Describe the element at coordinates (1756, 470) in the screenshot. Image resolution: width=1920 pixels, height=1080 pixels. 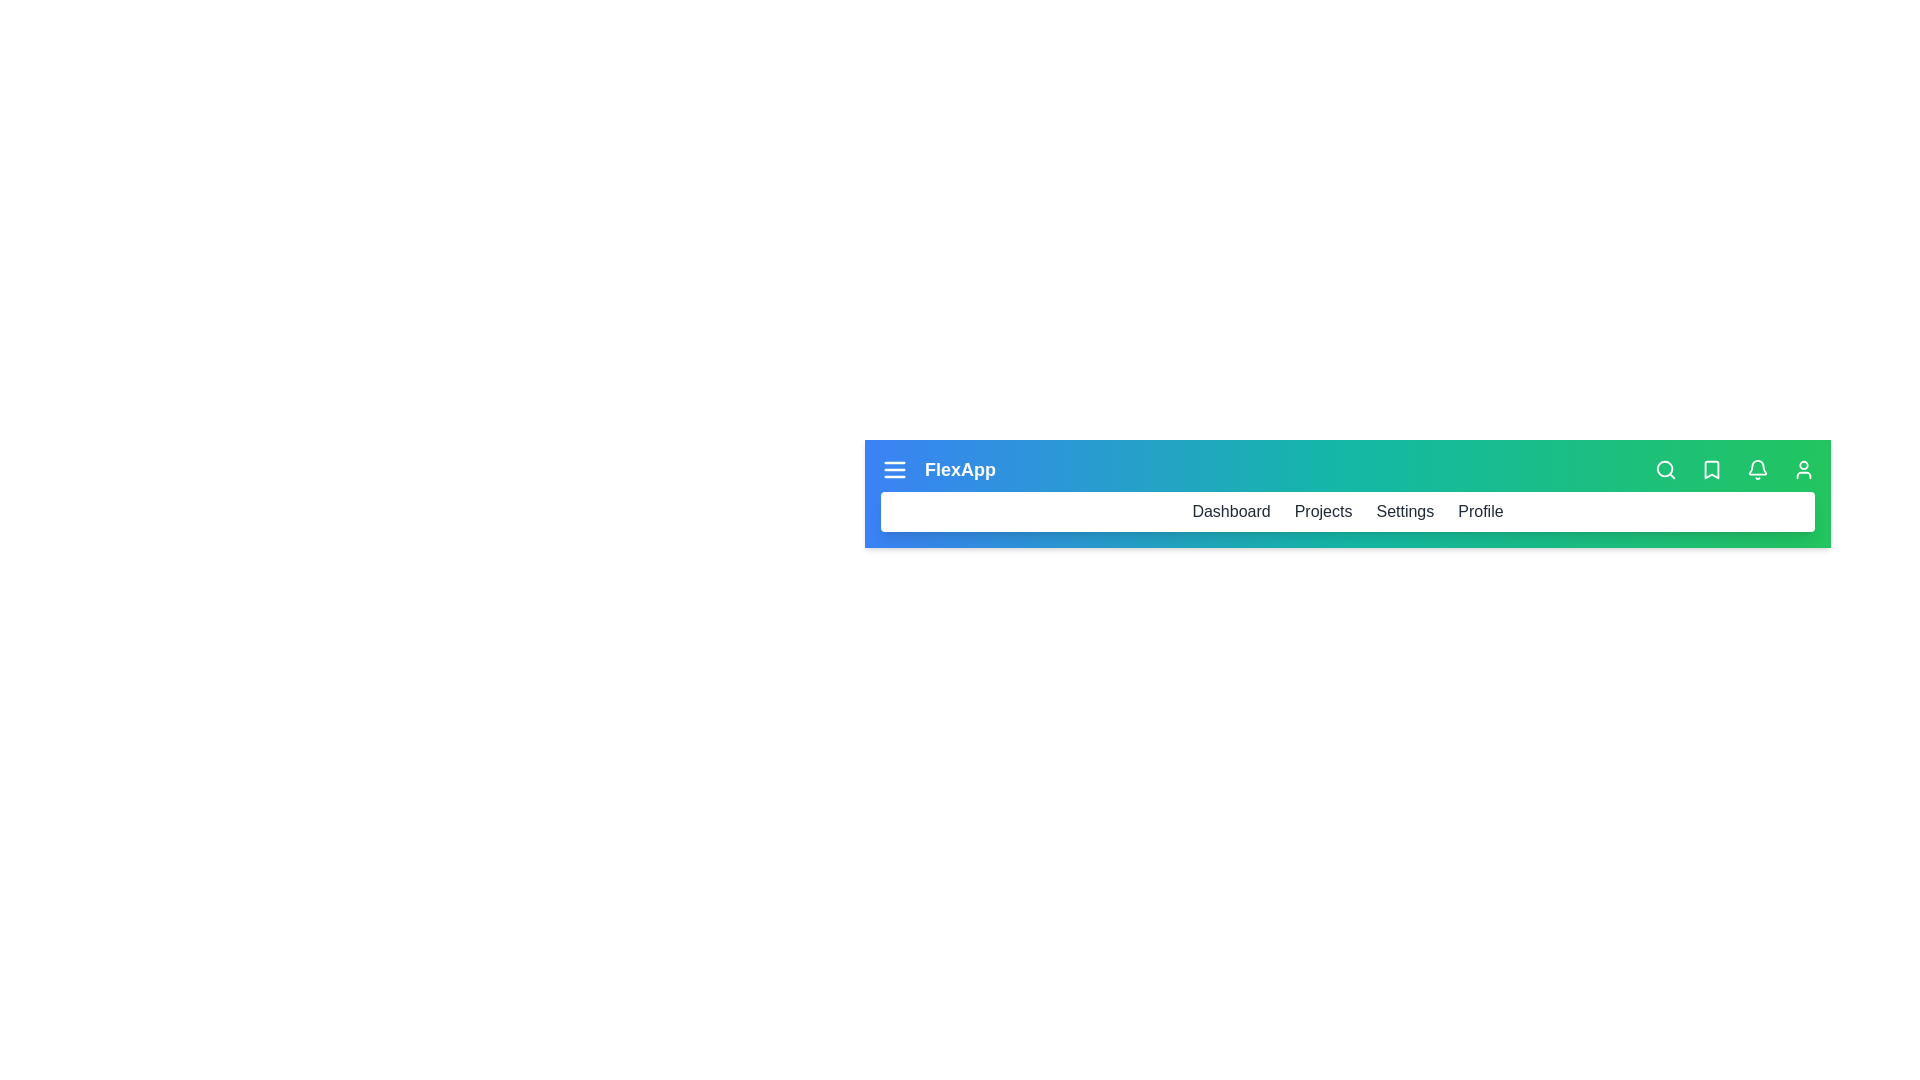
I see `the notification (bell) icon` at that location.